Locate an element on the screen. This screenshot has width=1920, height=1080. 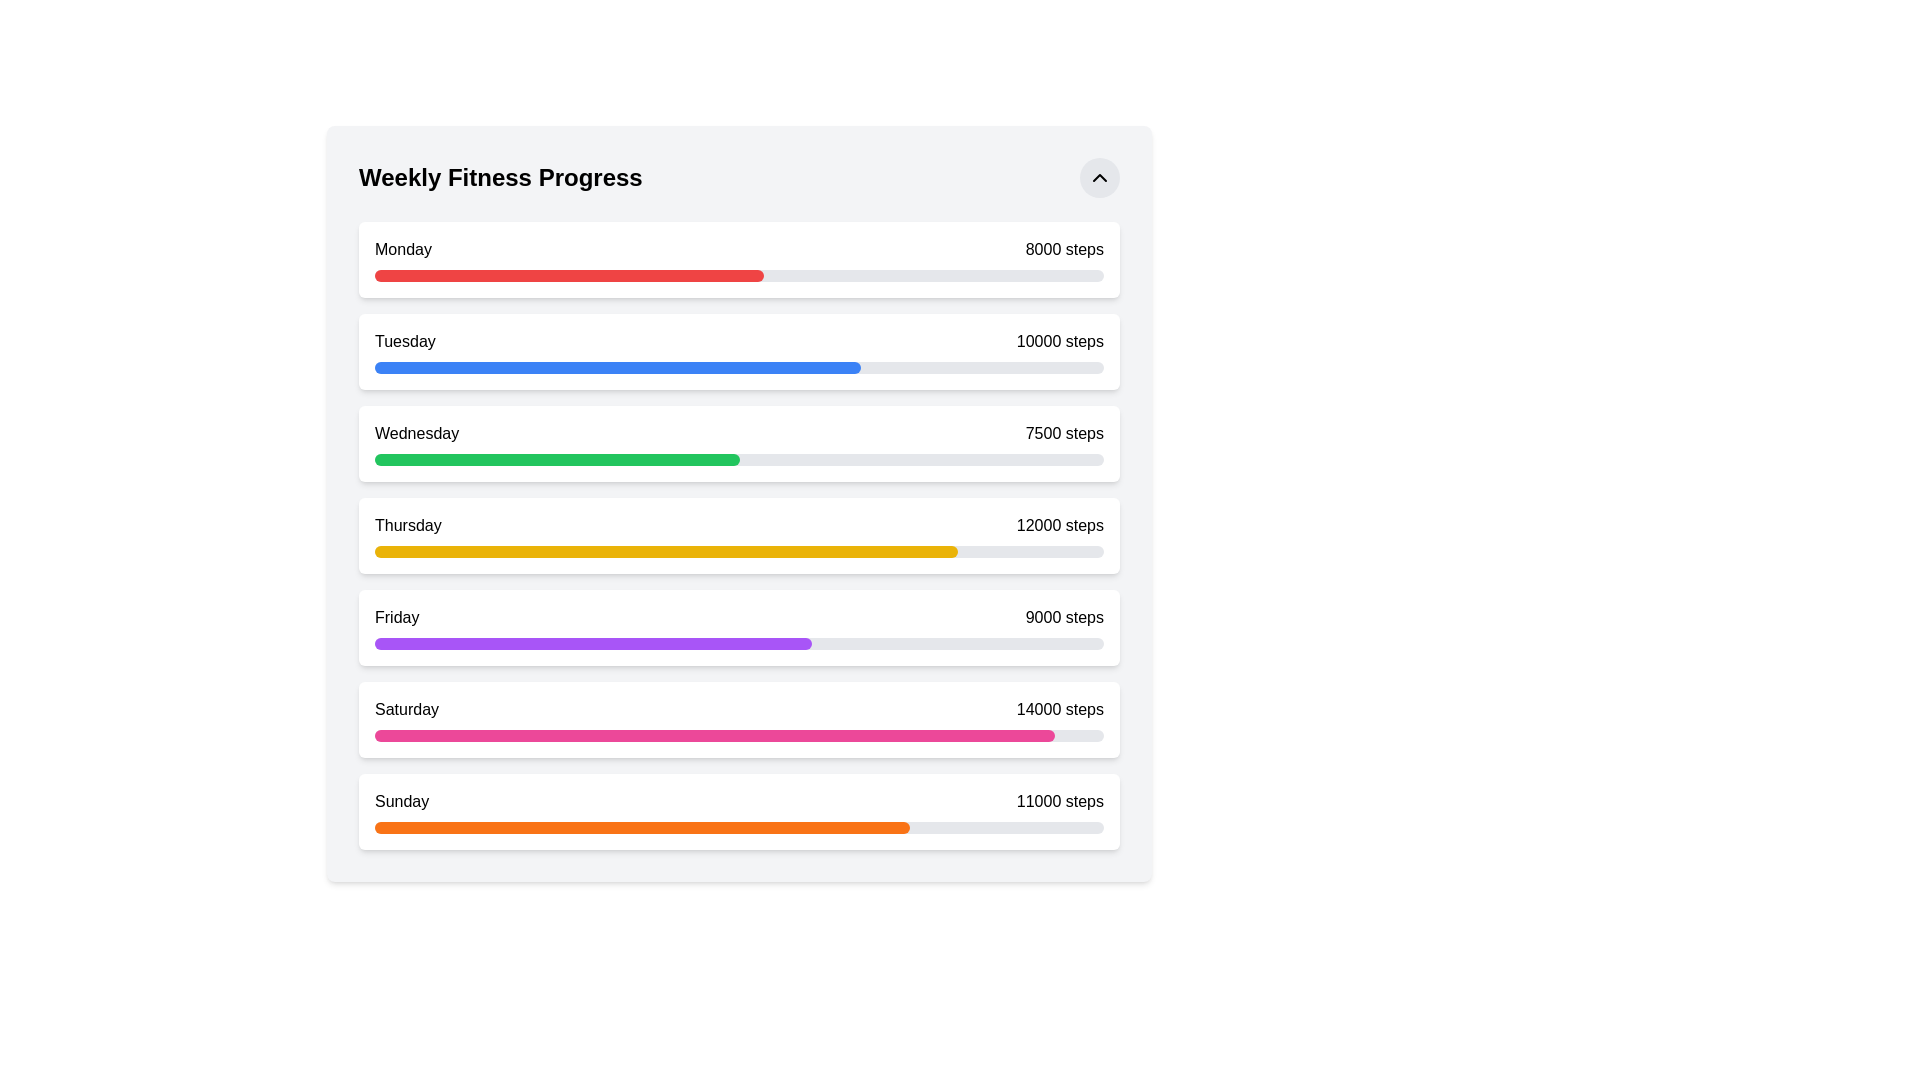
displayed text '14000 steps' from the text label located on the right side of the 'Saturday' row is located at coordinates (1059, 708).